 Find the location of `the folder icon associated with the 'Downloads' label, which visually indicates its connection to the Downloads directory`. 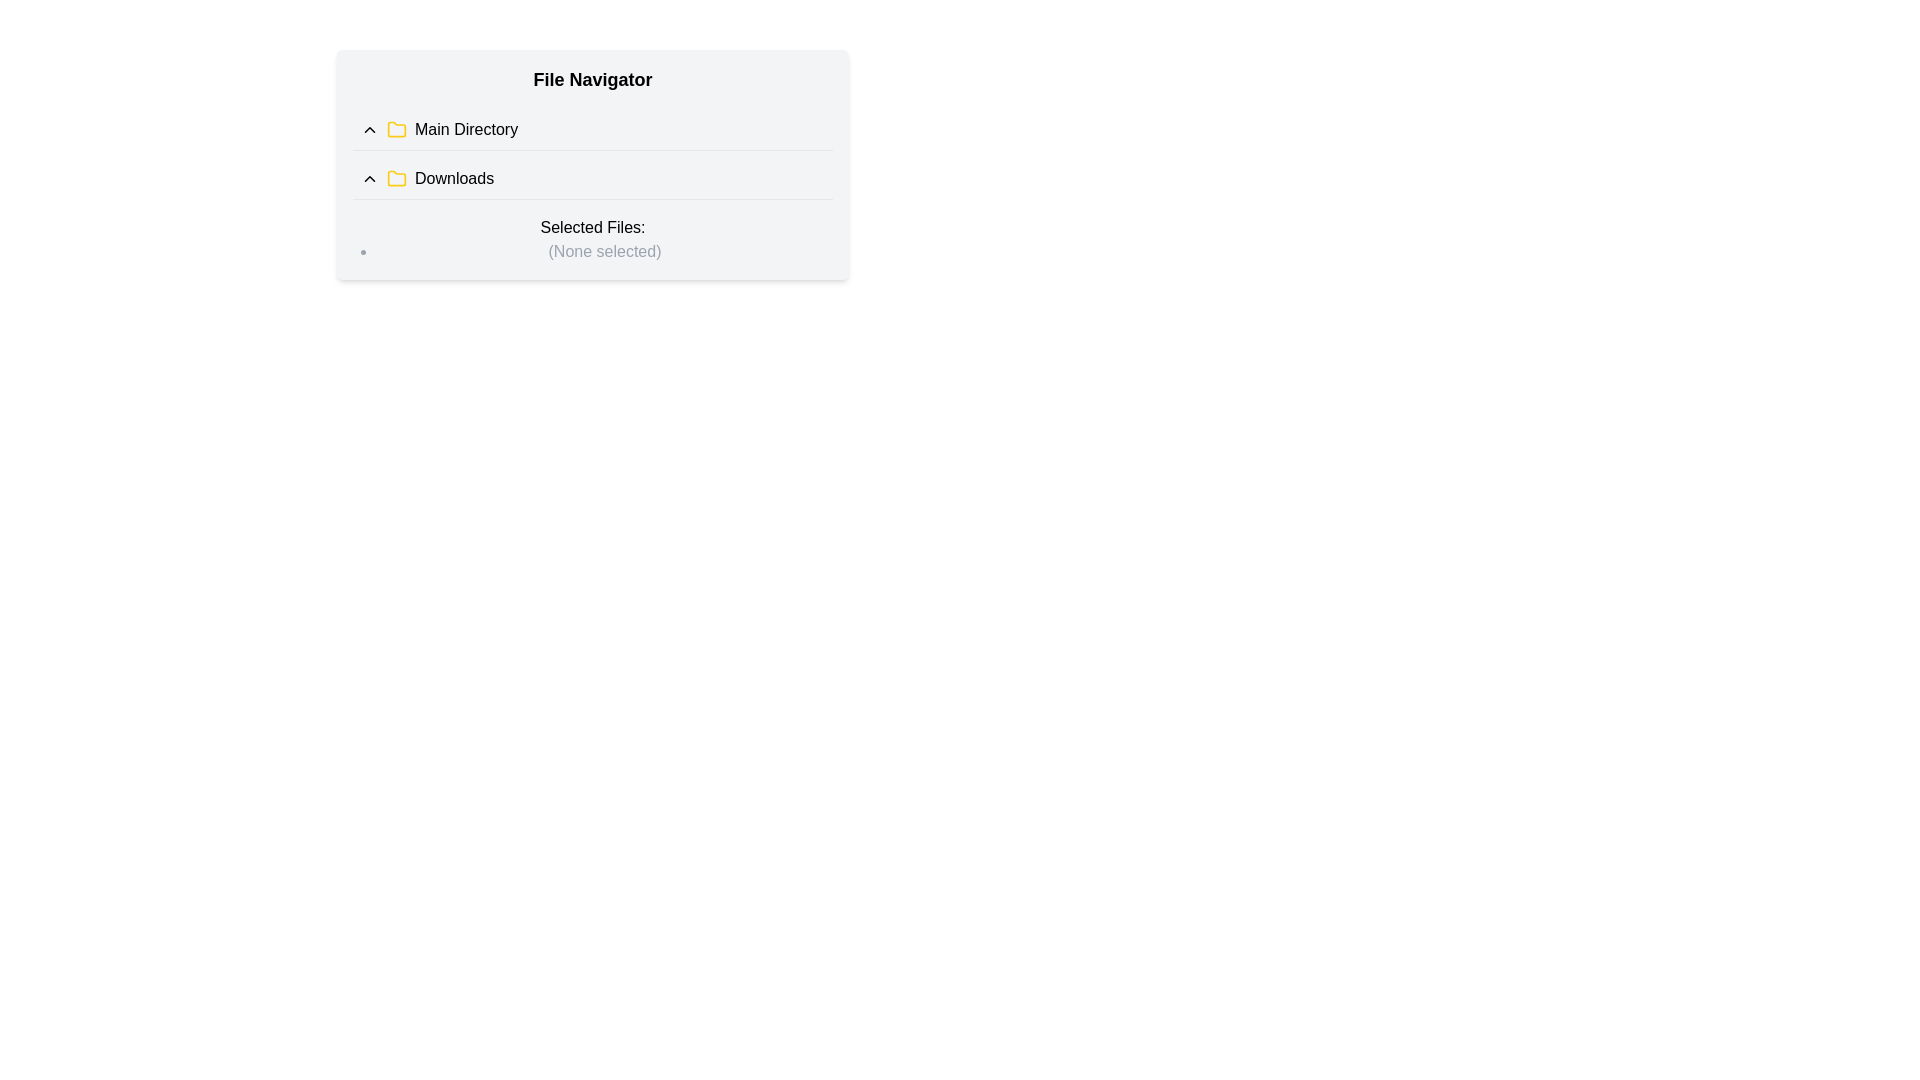

the folder icon associated with the 'Downloads' label, which visually indicates its connection to the Downloads directory is located at coordinates (397, 177).